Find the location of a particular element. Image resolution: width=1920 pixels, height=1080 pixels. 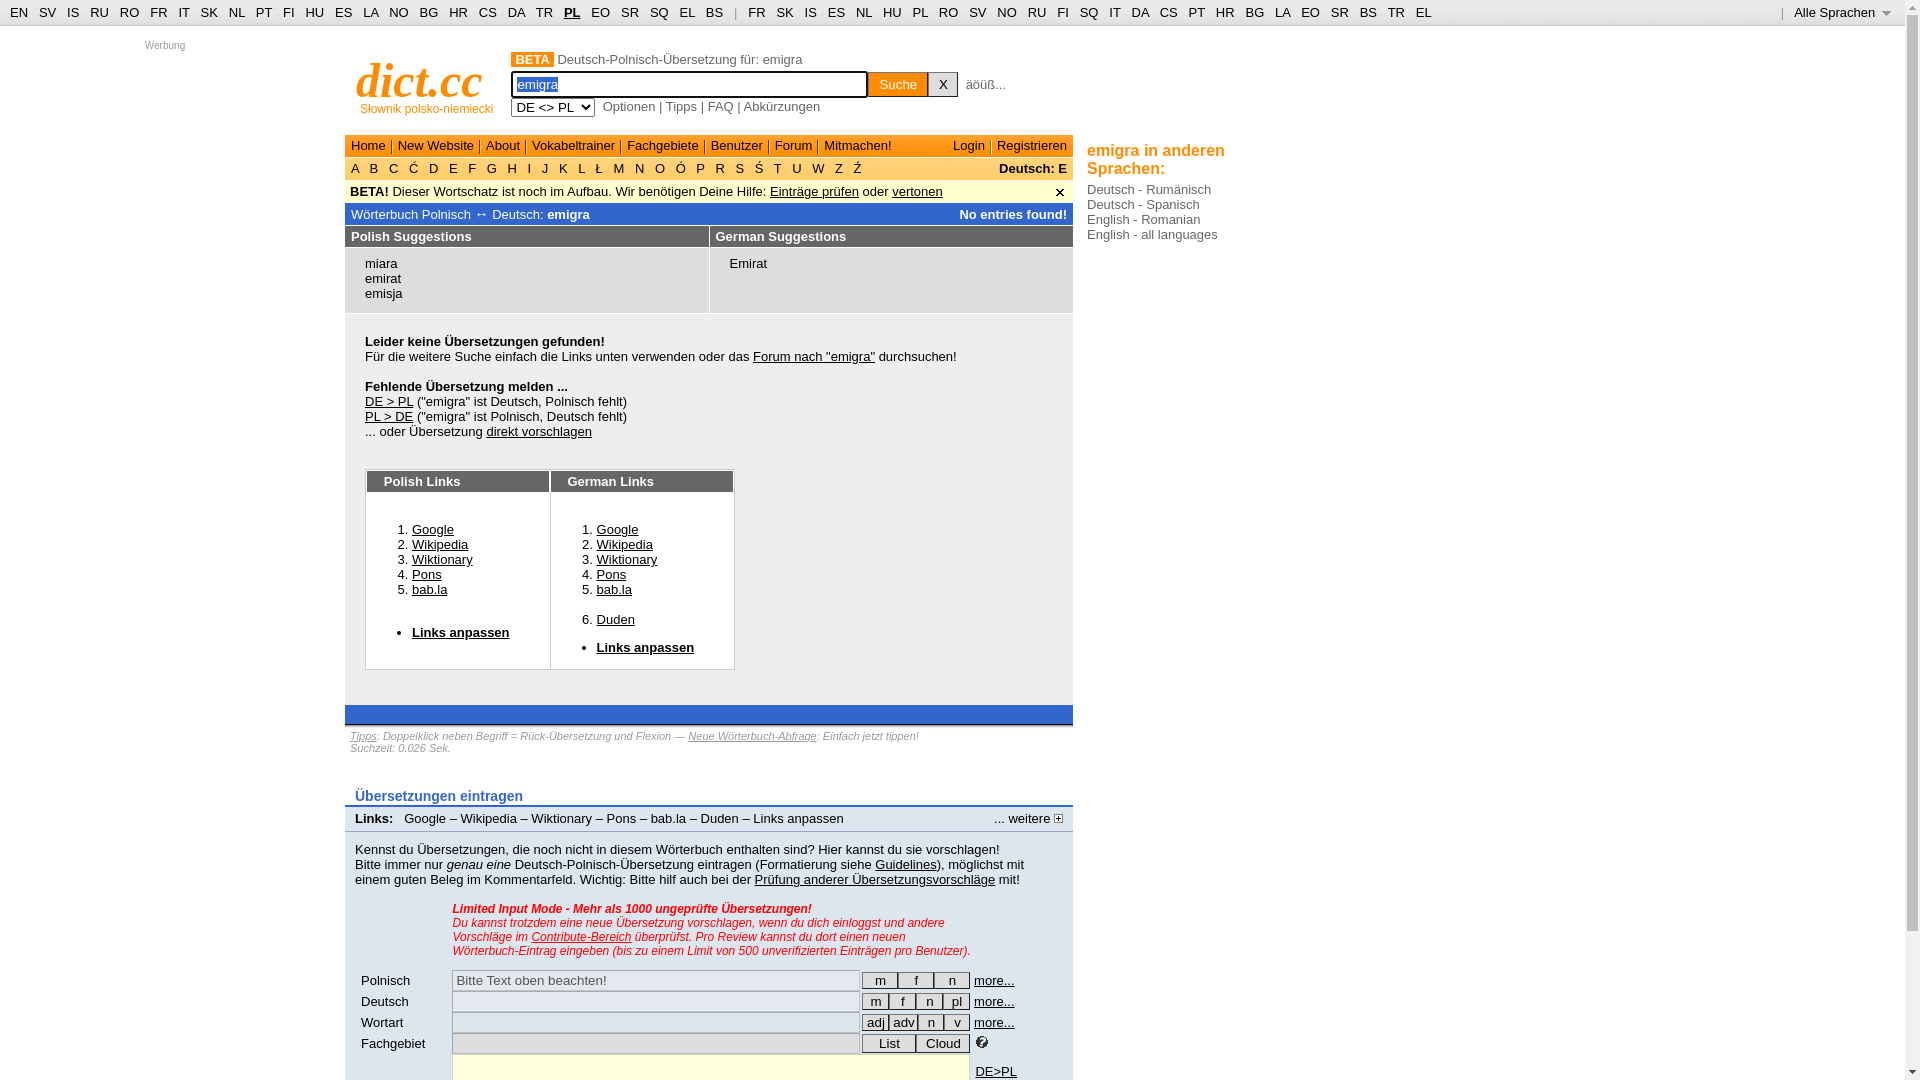

'rodzaju nijakiego' is located at coordinates (950, 979).